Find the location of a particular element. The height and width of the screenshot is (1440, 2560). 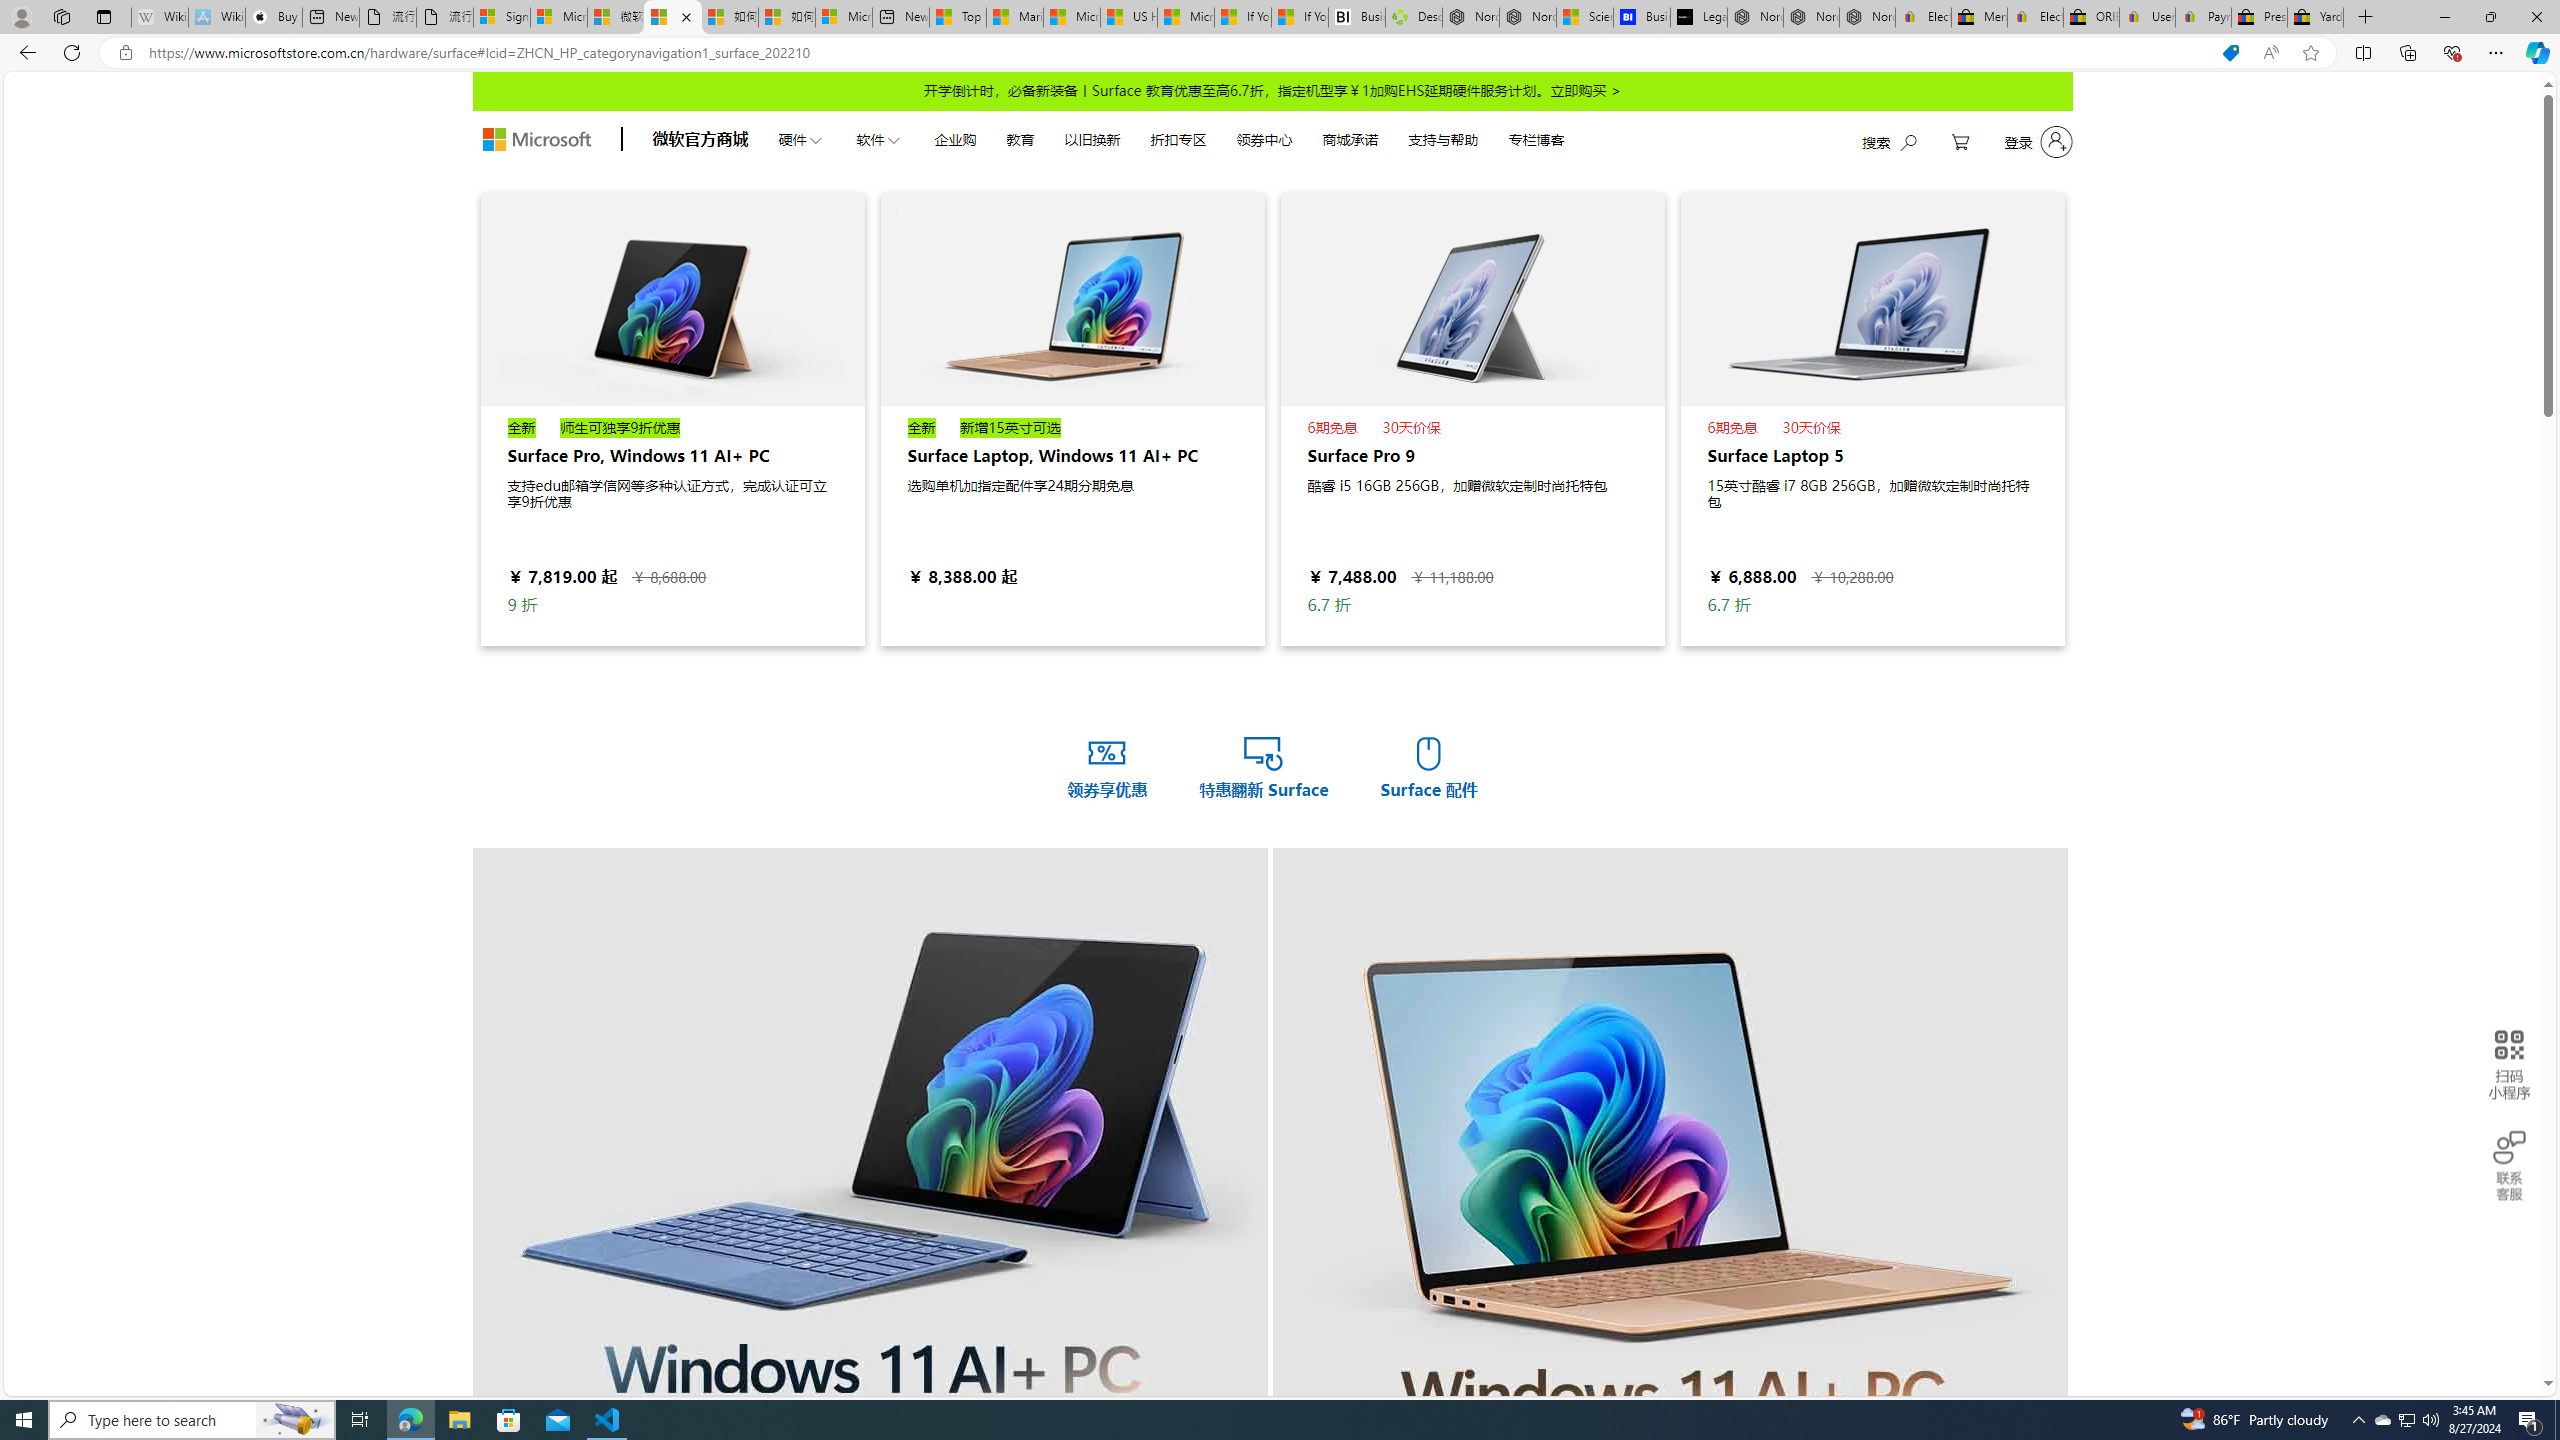

'Surface Pro 9' is located at coordinates (1471, 298).